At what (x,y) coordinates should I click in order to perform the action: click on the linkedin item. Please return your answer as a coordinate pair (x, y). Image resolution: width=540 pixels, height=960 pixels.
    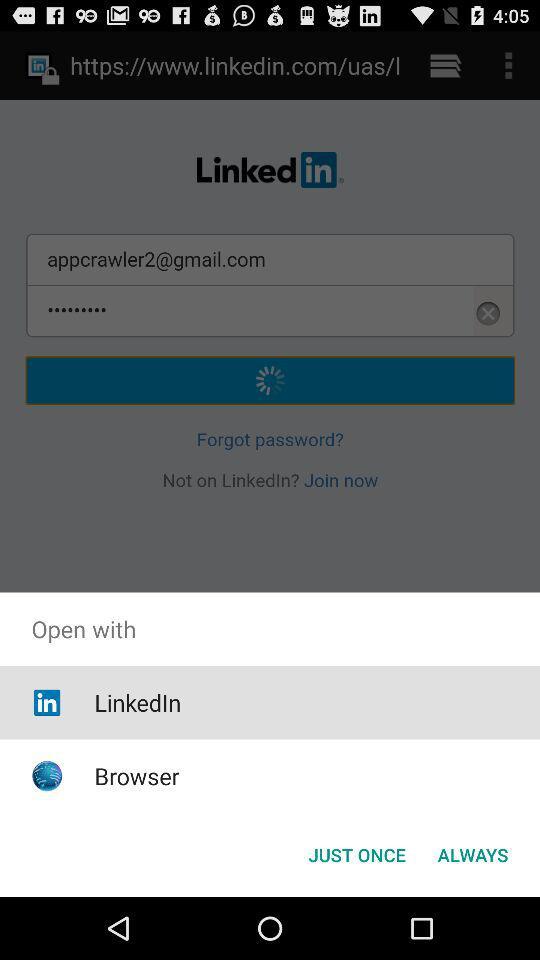
    Looking at the image, I should click on (136, 702).